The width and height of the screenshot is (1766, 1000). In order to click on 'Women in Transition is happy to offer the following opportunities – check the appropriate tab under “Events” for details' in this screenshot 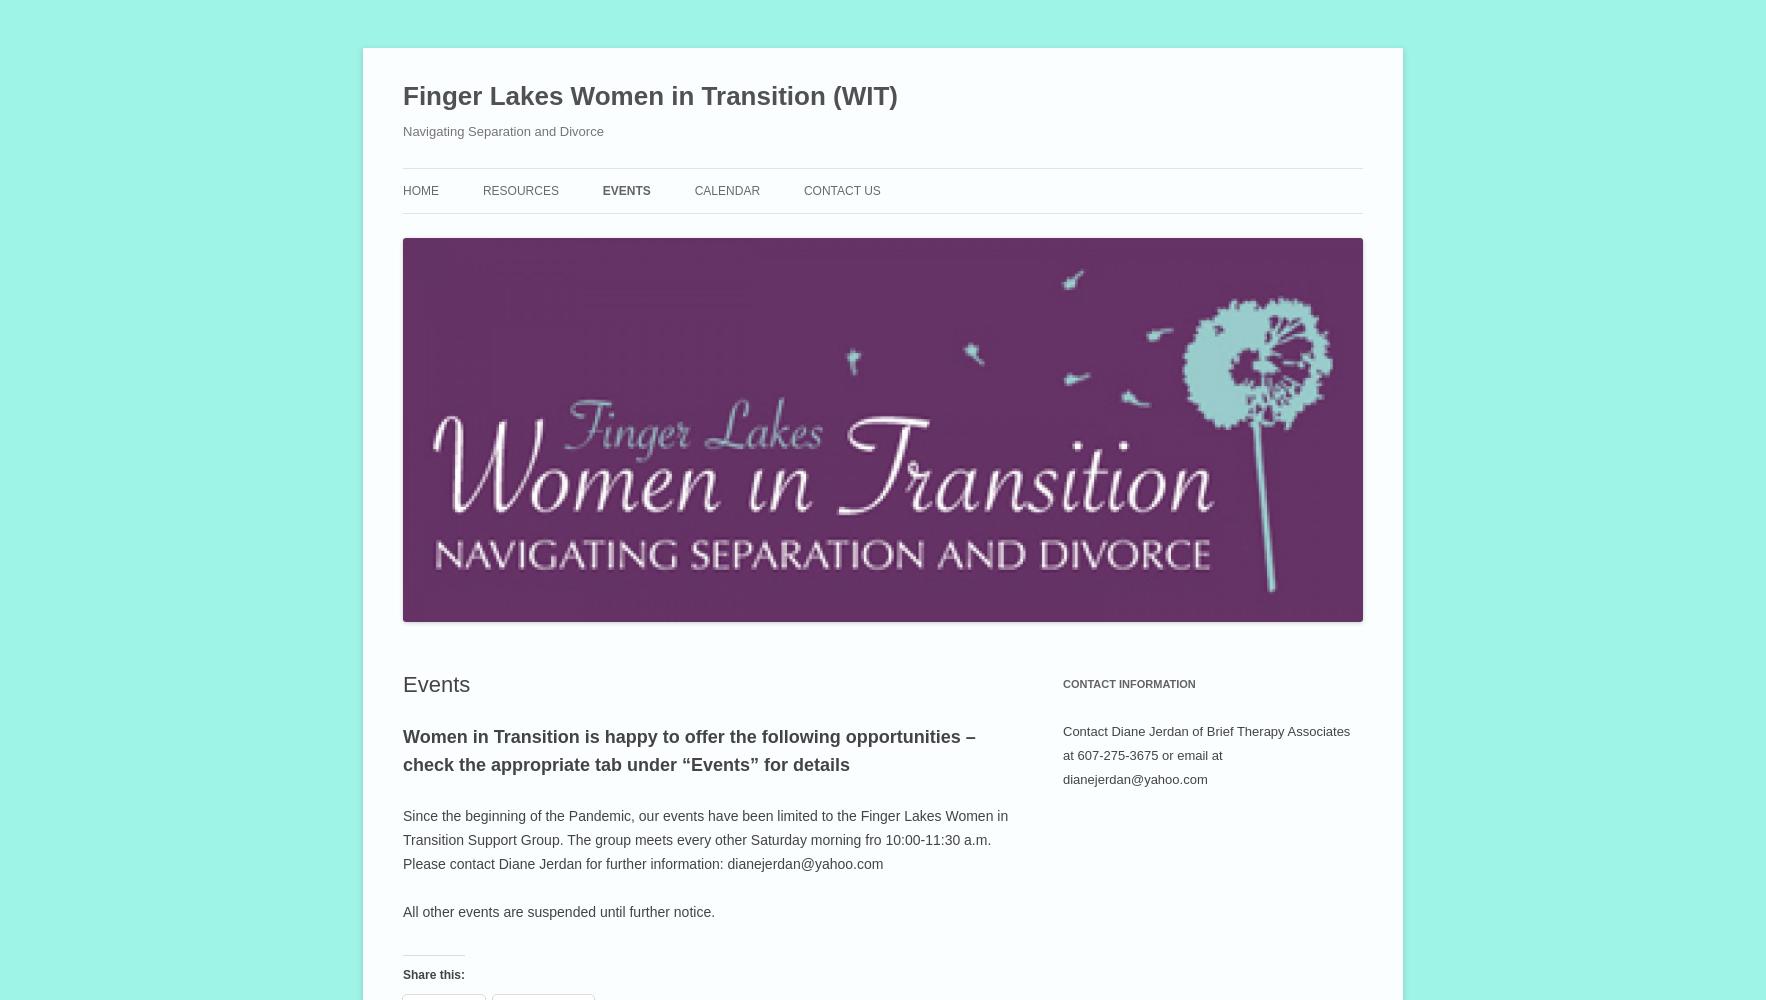, I will do `click(688, 750)`.